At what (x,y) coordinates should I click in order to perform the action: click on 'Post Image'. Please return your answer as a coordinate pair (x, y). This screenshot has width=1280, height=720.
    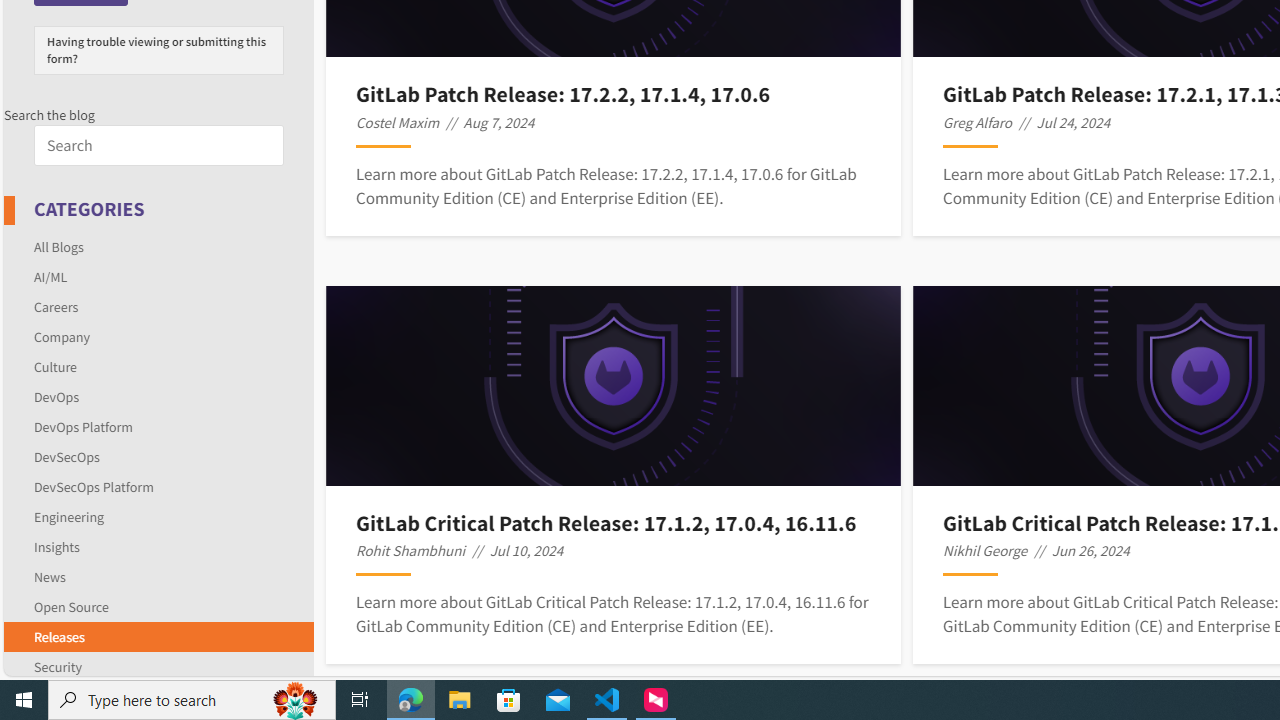
    Looking at the image, I should click on (613, 385).